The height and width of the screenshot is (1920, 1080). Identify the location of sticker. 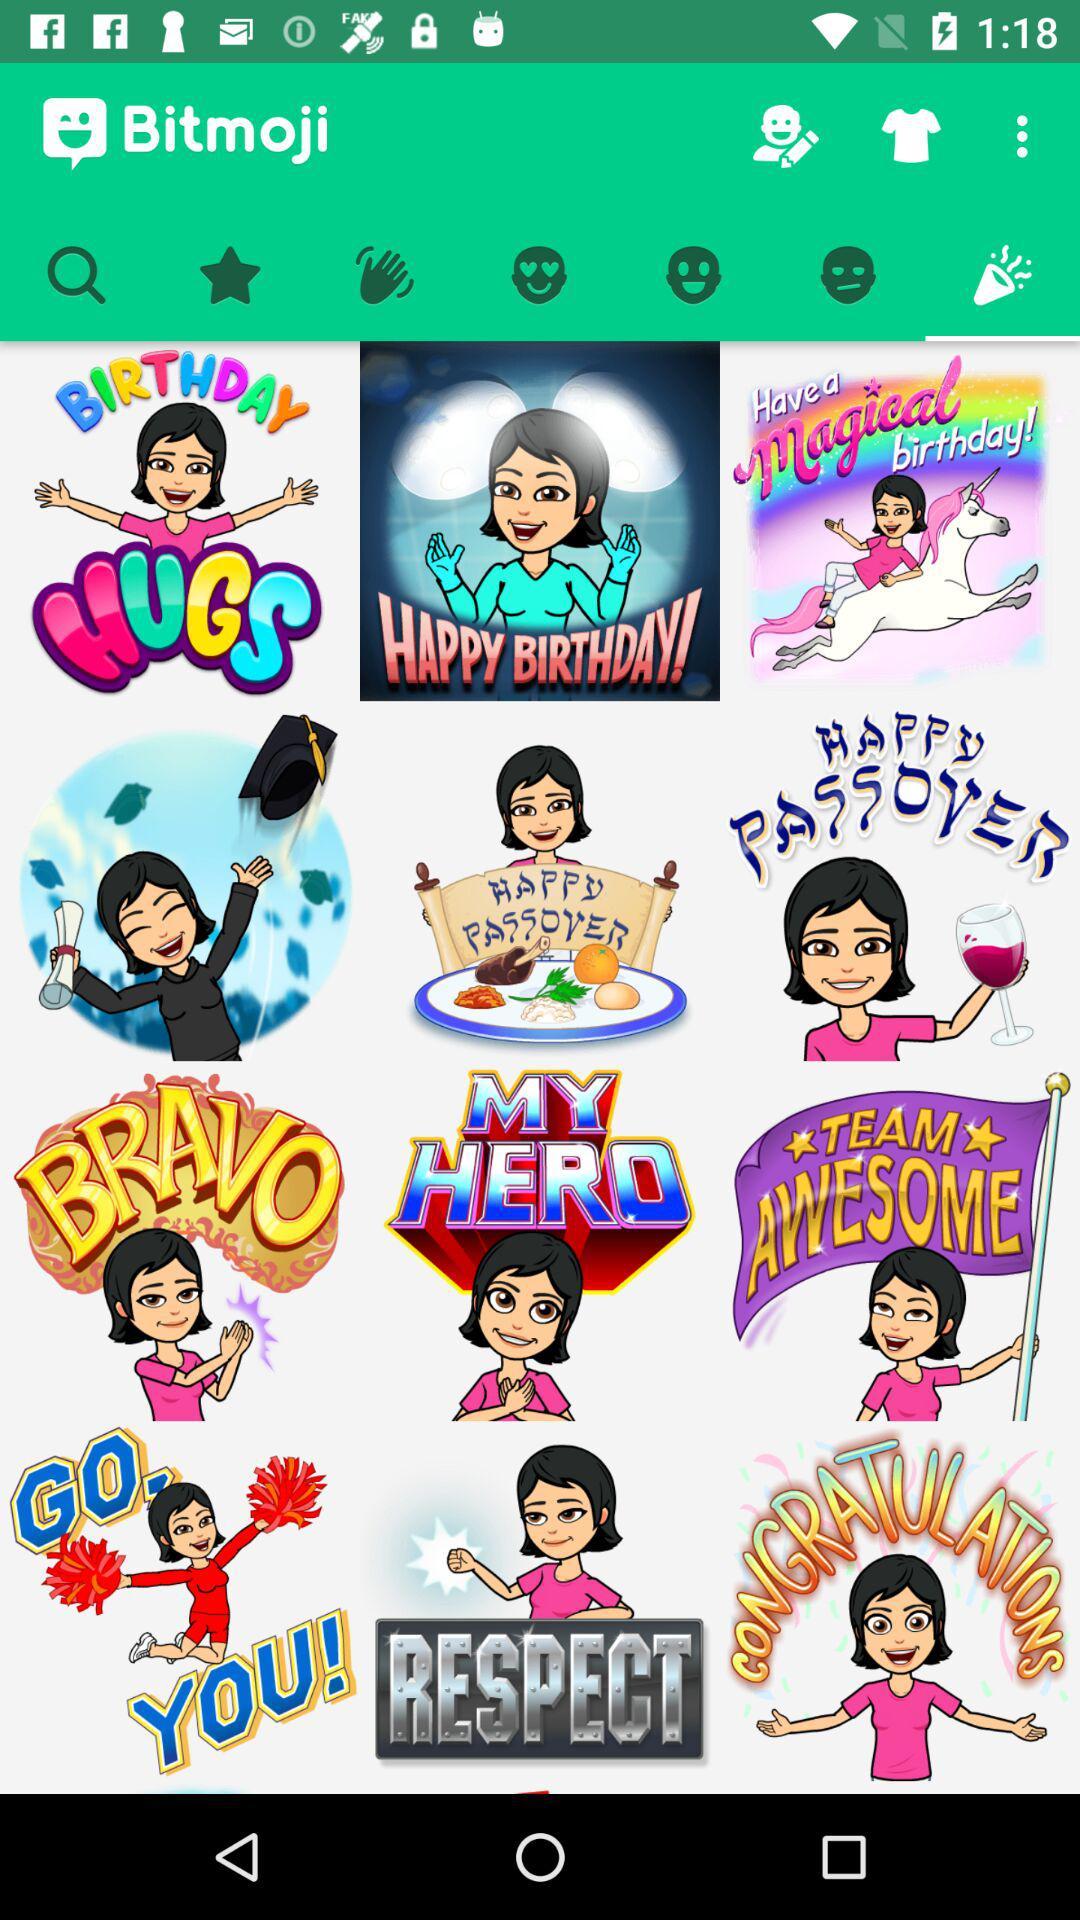
(898, 1240).